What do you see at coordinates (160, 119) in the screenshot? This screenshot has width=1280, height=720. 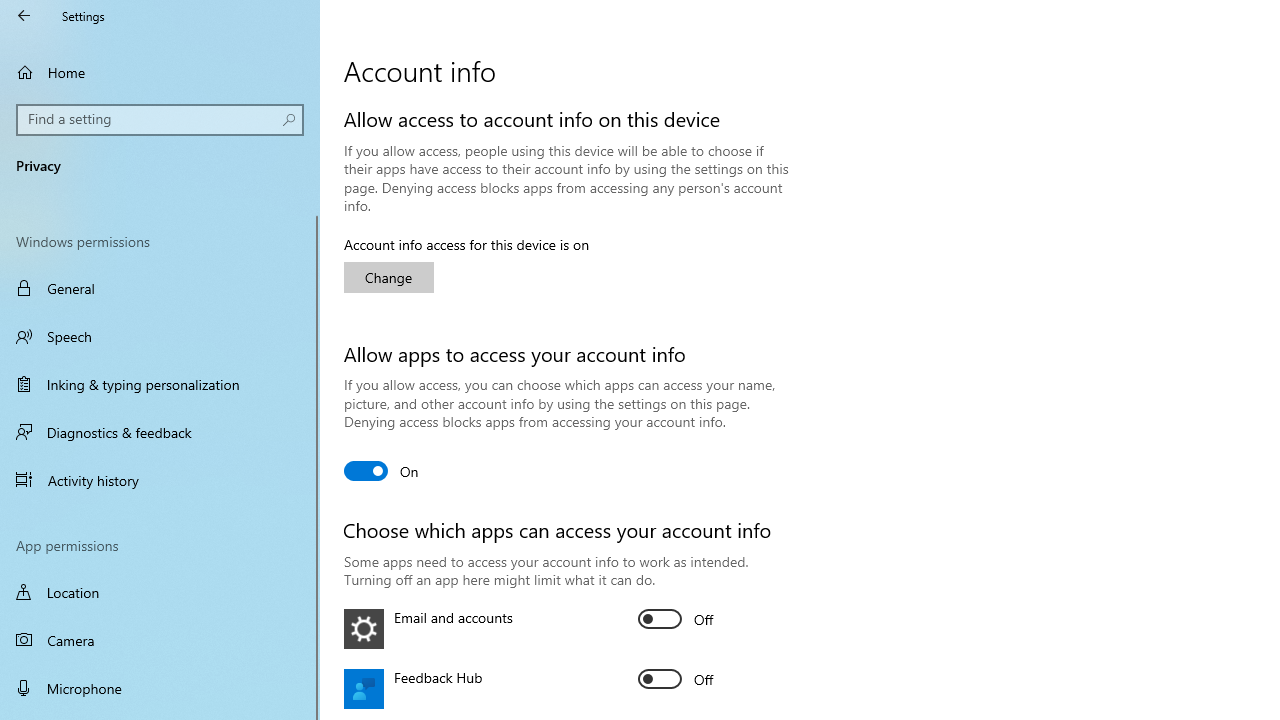 I see `'Search box, Find a setting'` at bounding box center [160, 119].